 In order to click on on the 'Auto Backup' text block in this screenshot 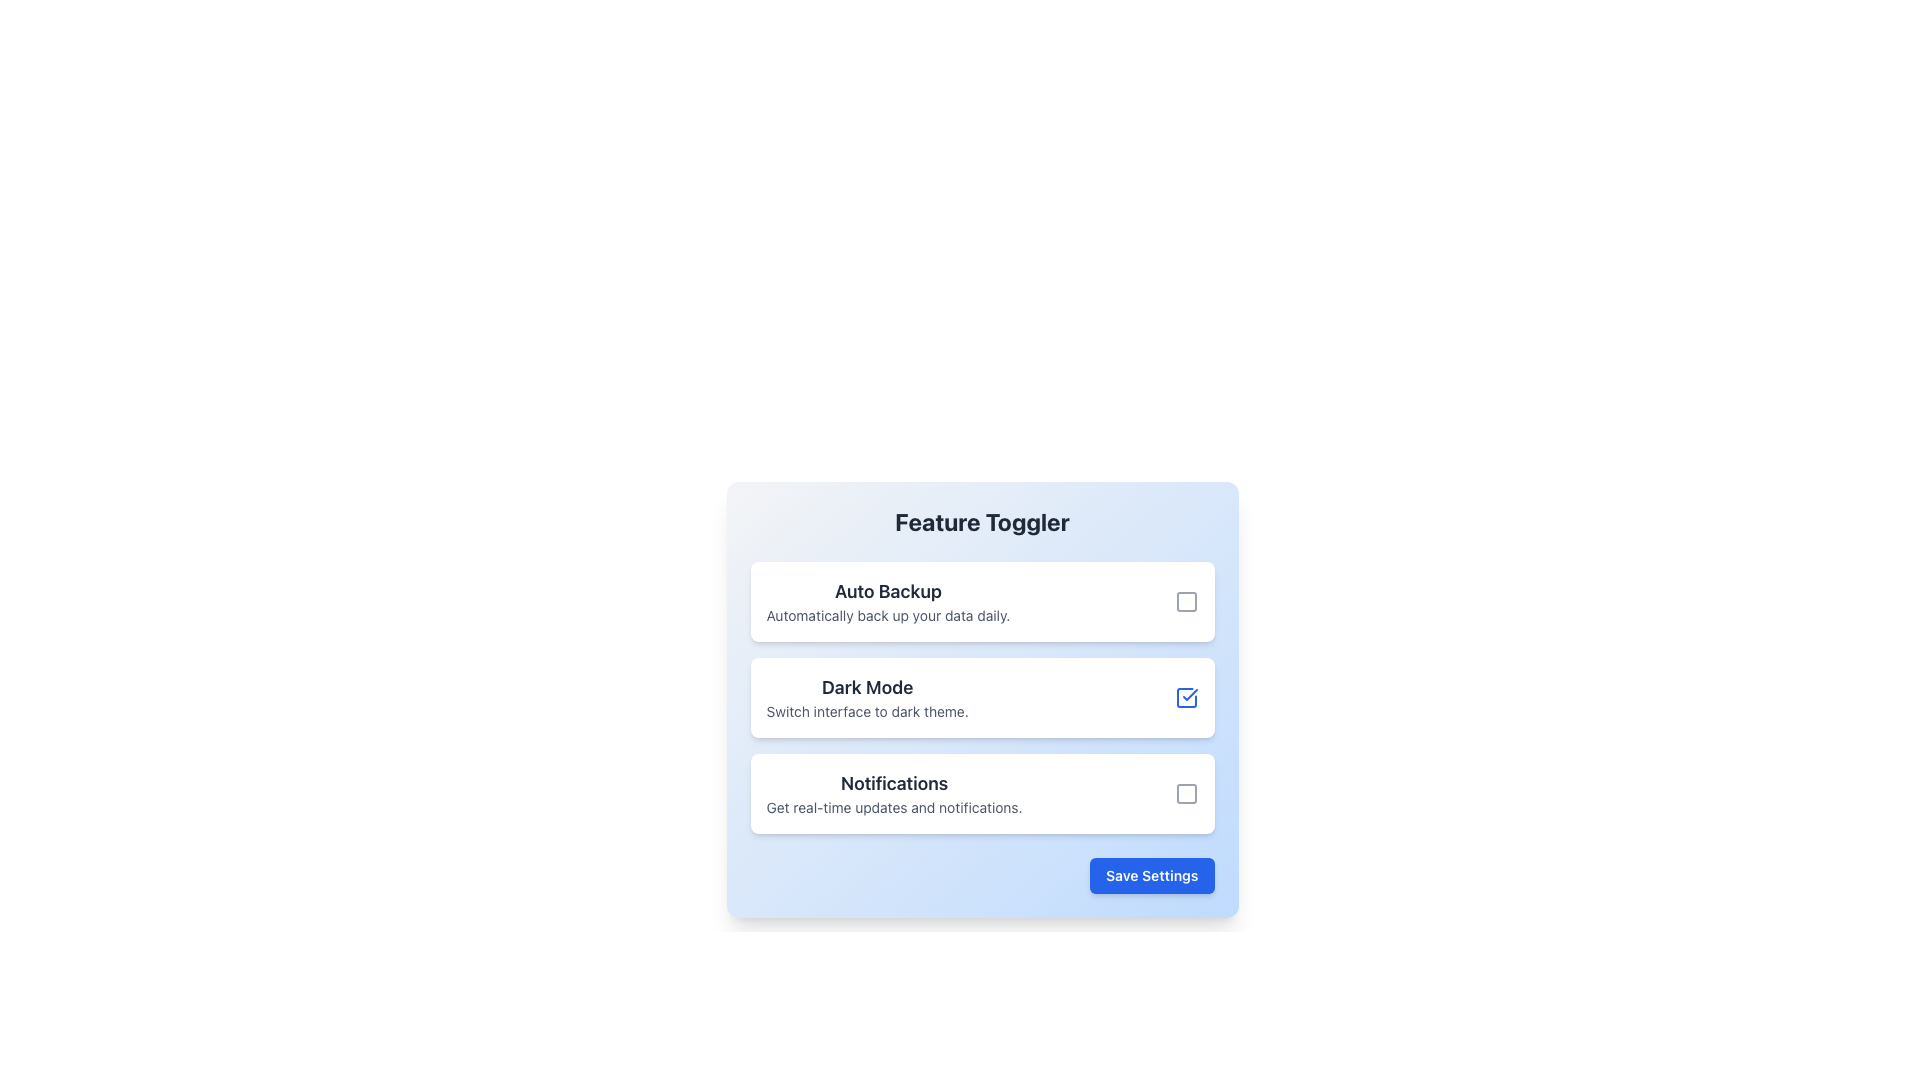, I will do `click(887, 600)`.